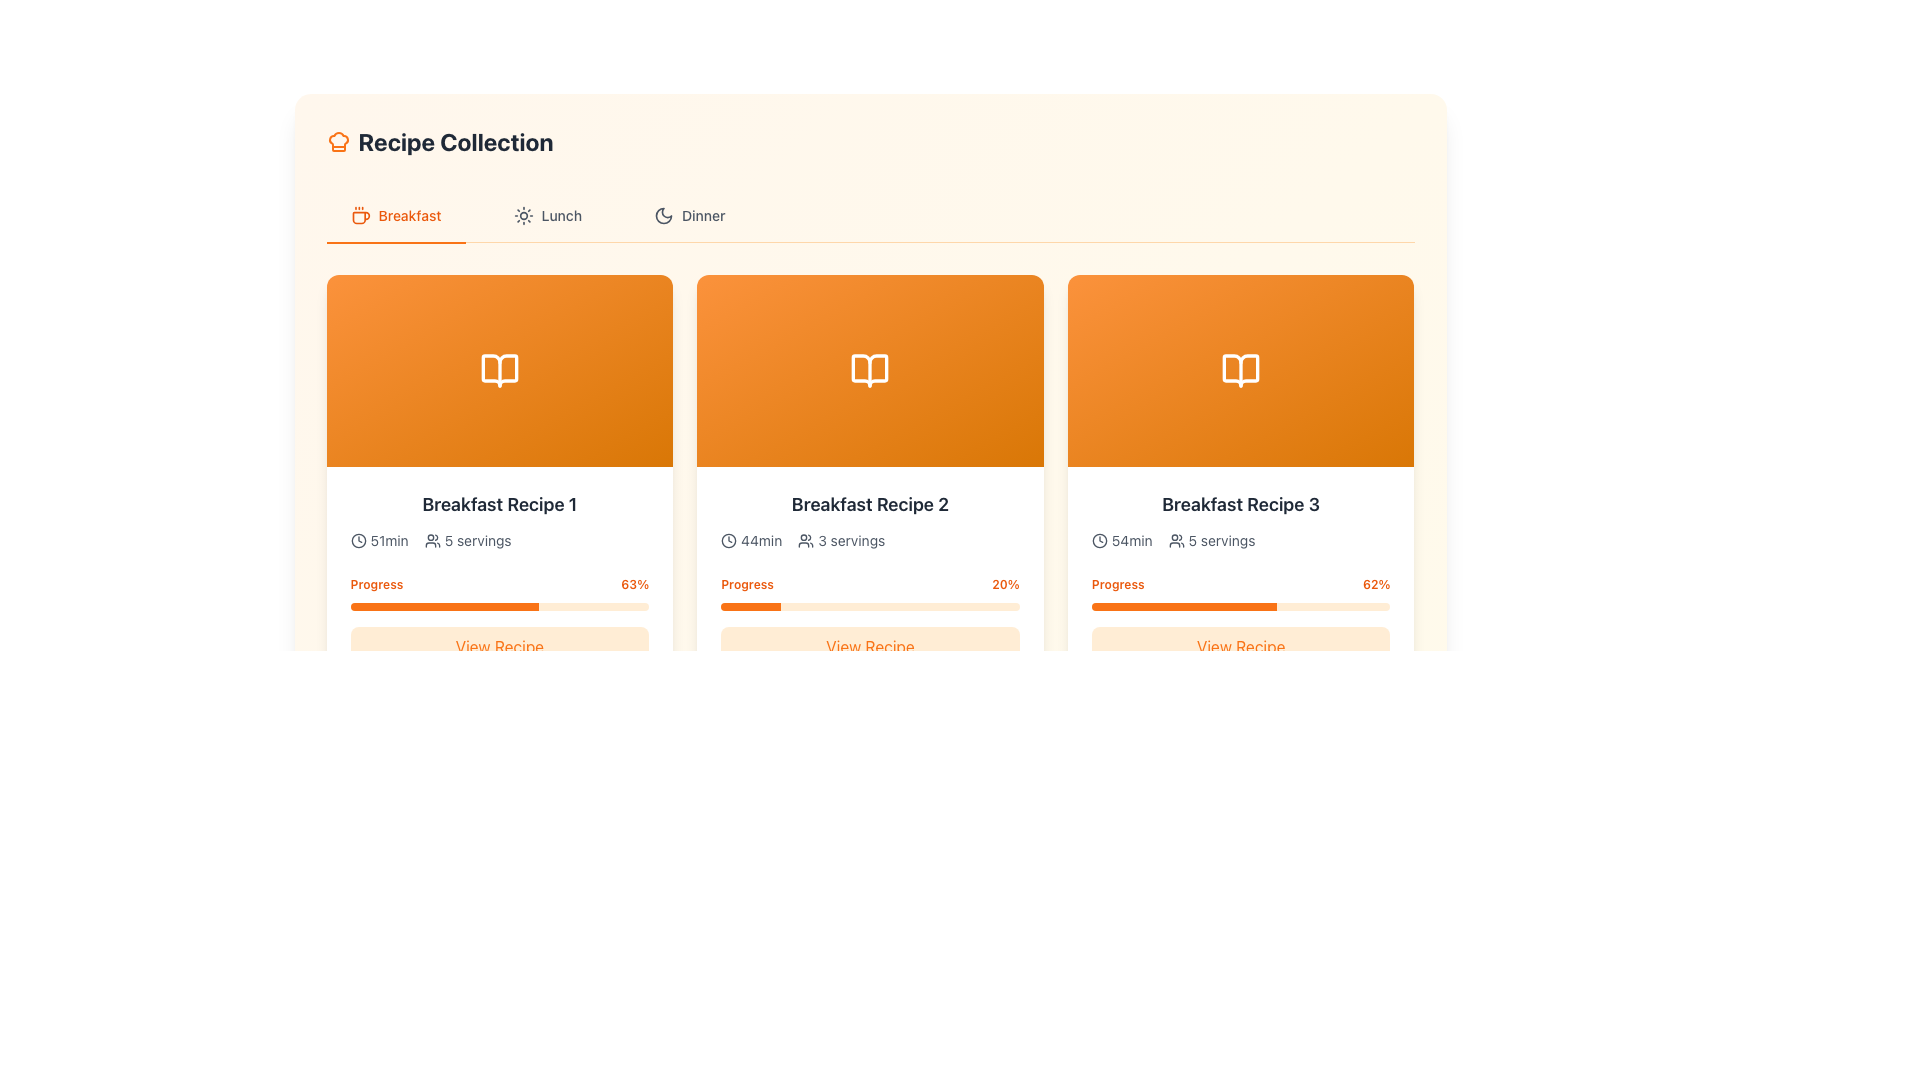  What do you see at coordinates (663, 216) in the screenshot?
I see `the moon icon associated with the 'Dinner' menu item in the navigation bar` at bounding box center [663, 216].